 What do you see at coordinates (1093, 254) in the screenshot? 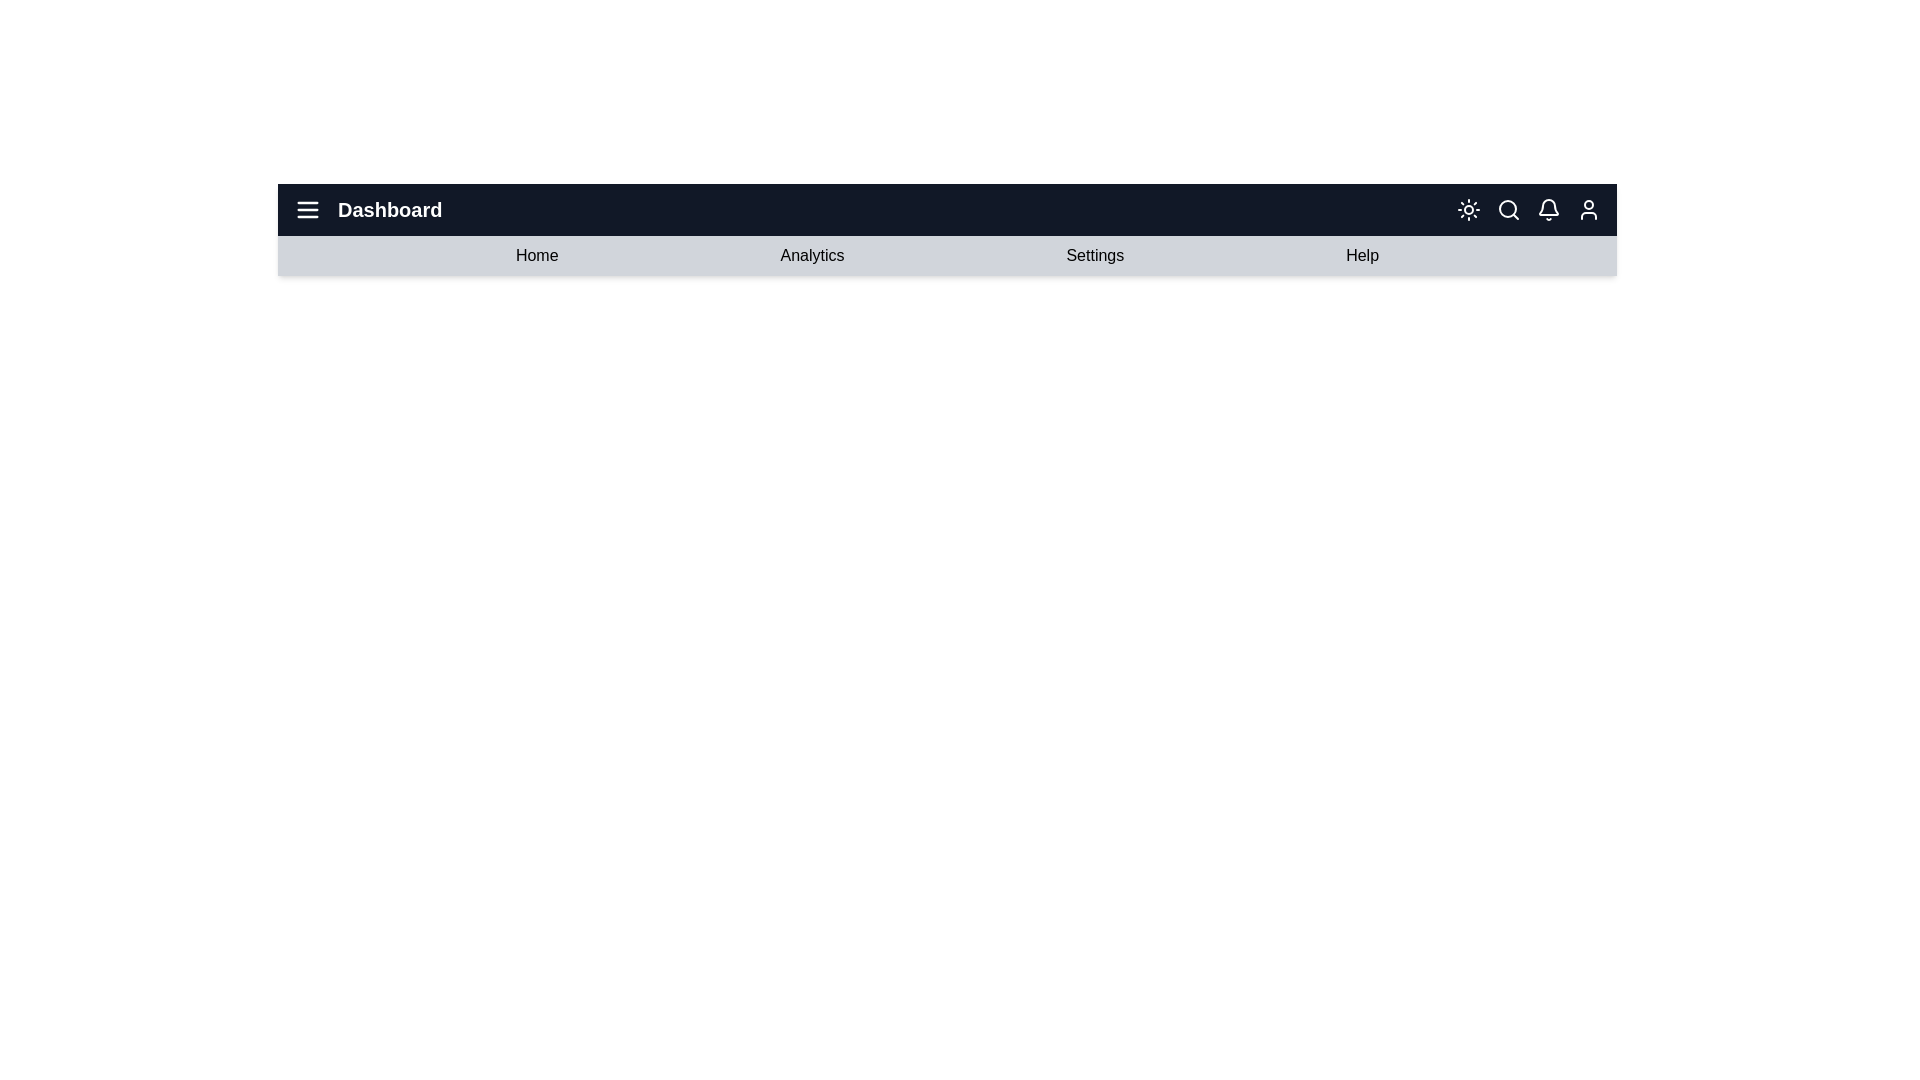
I see `the 'Settings' button in the navigation bar` at bounding box center [1093, 254].